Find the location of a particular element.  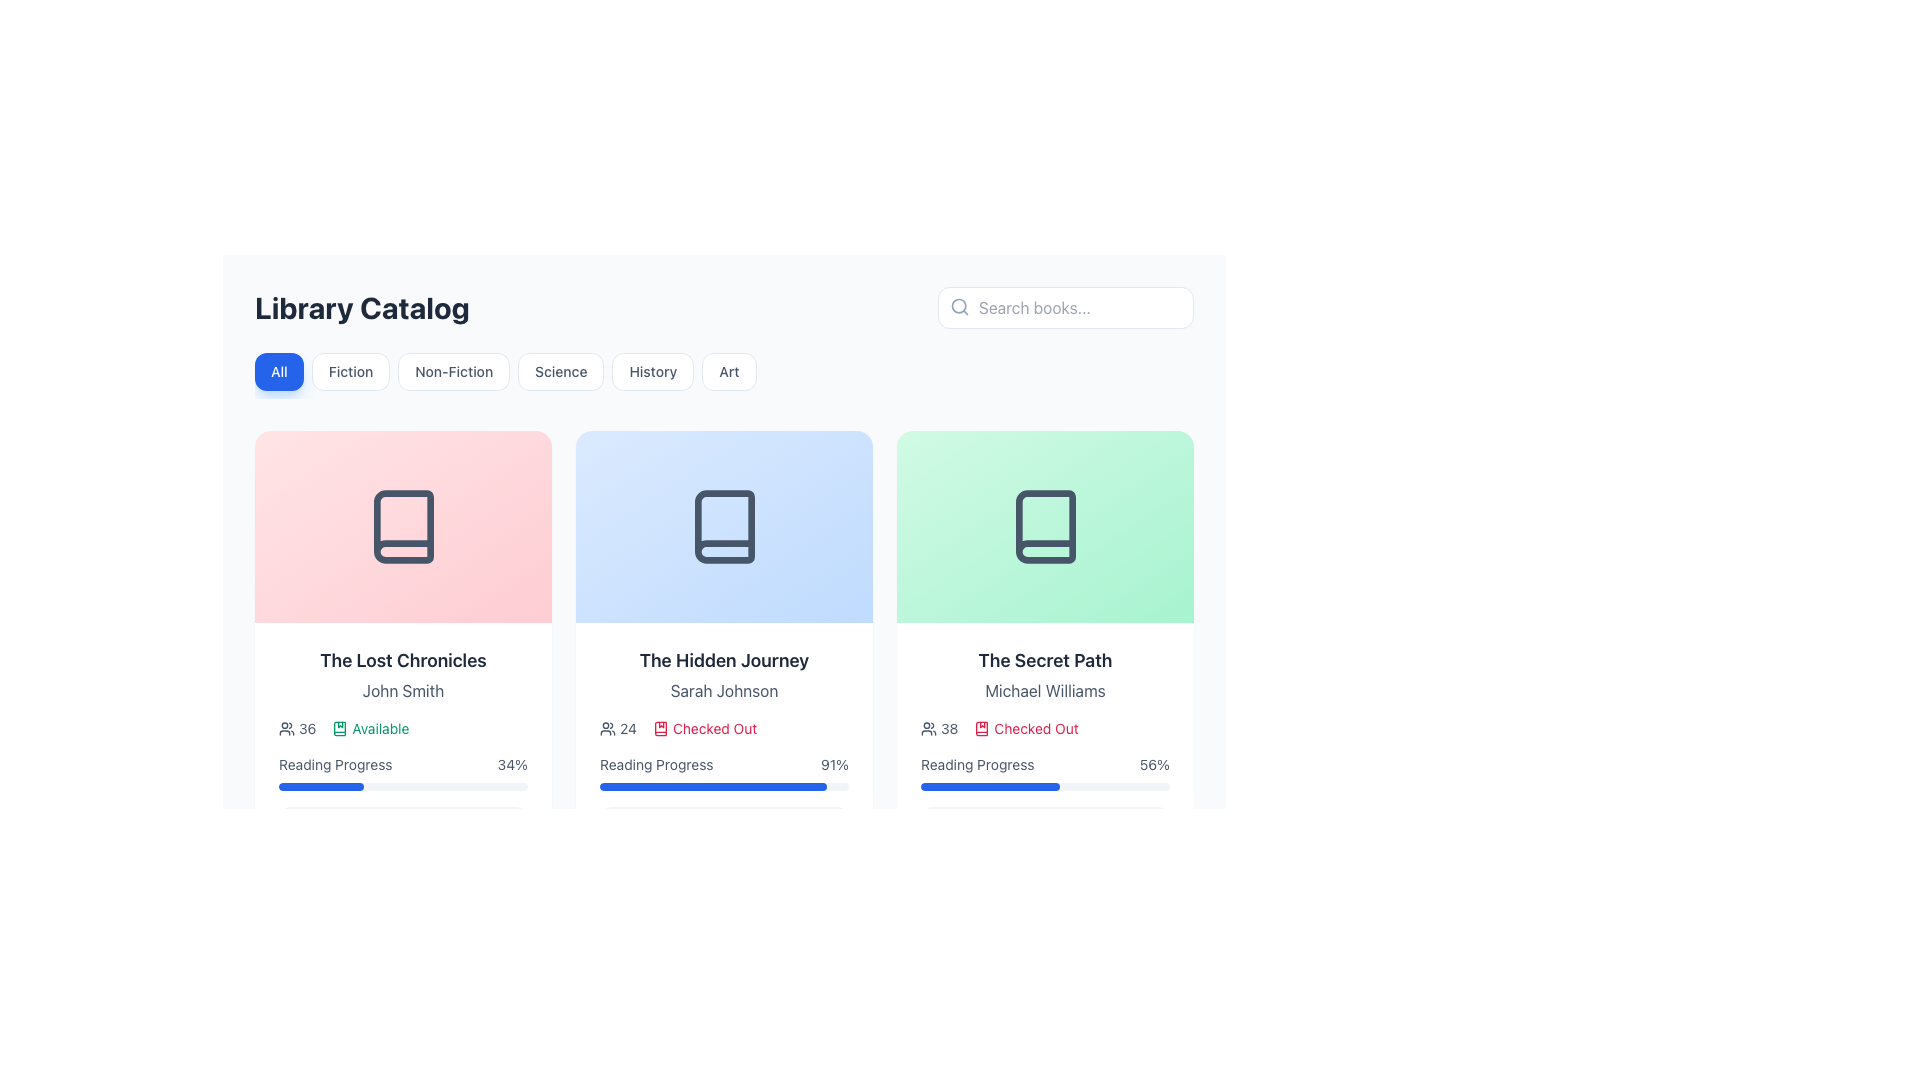

progress indicator text located in the third section of the card layout for the book 'The Hidden Journey', positioned between the 'Checked Out' status and the 'View Details' button is located at coordinates (723, 771).